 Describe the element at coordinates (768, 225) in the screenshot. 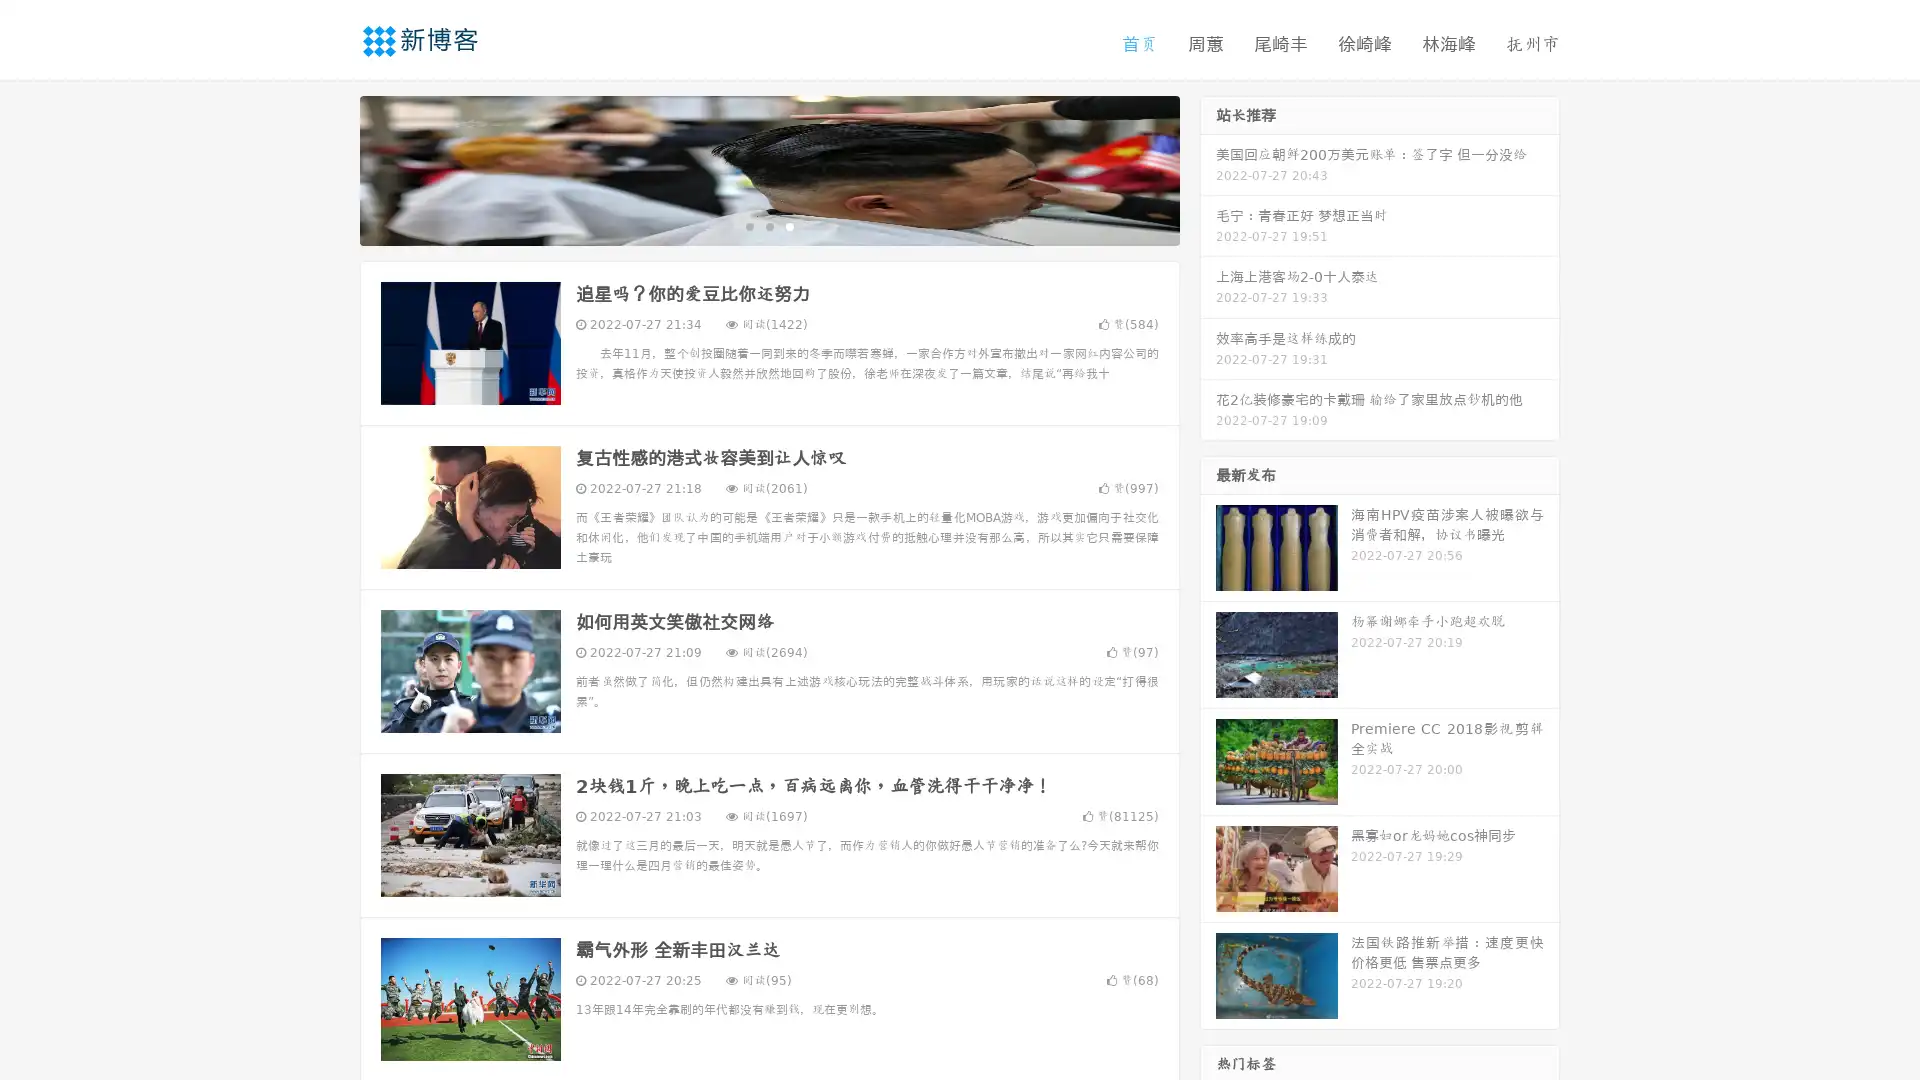

I see `Go to slide 2` at that location.